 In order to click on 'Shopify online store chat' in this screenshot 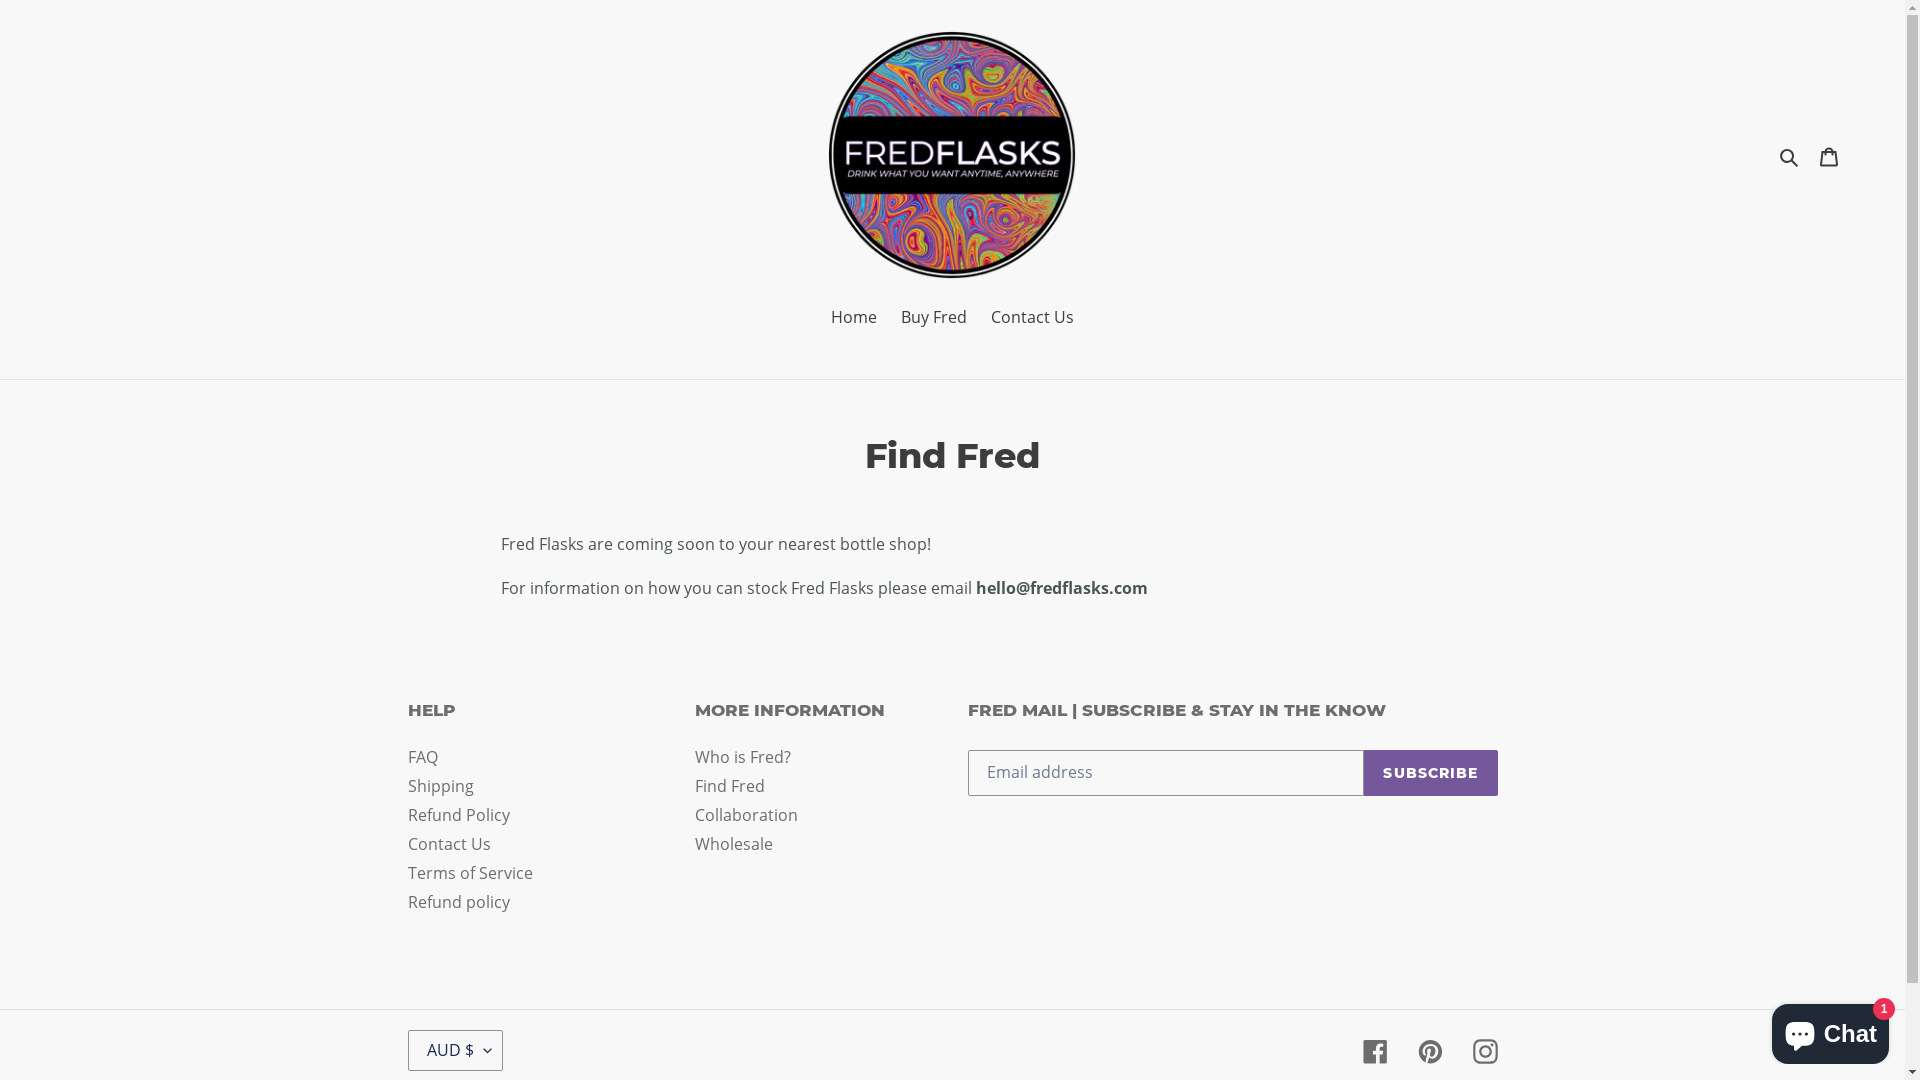, I will do `click(1830, 1029)`.